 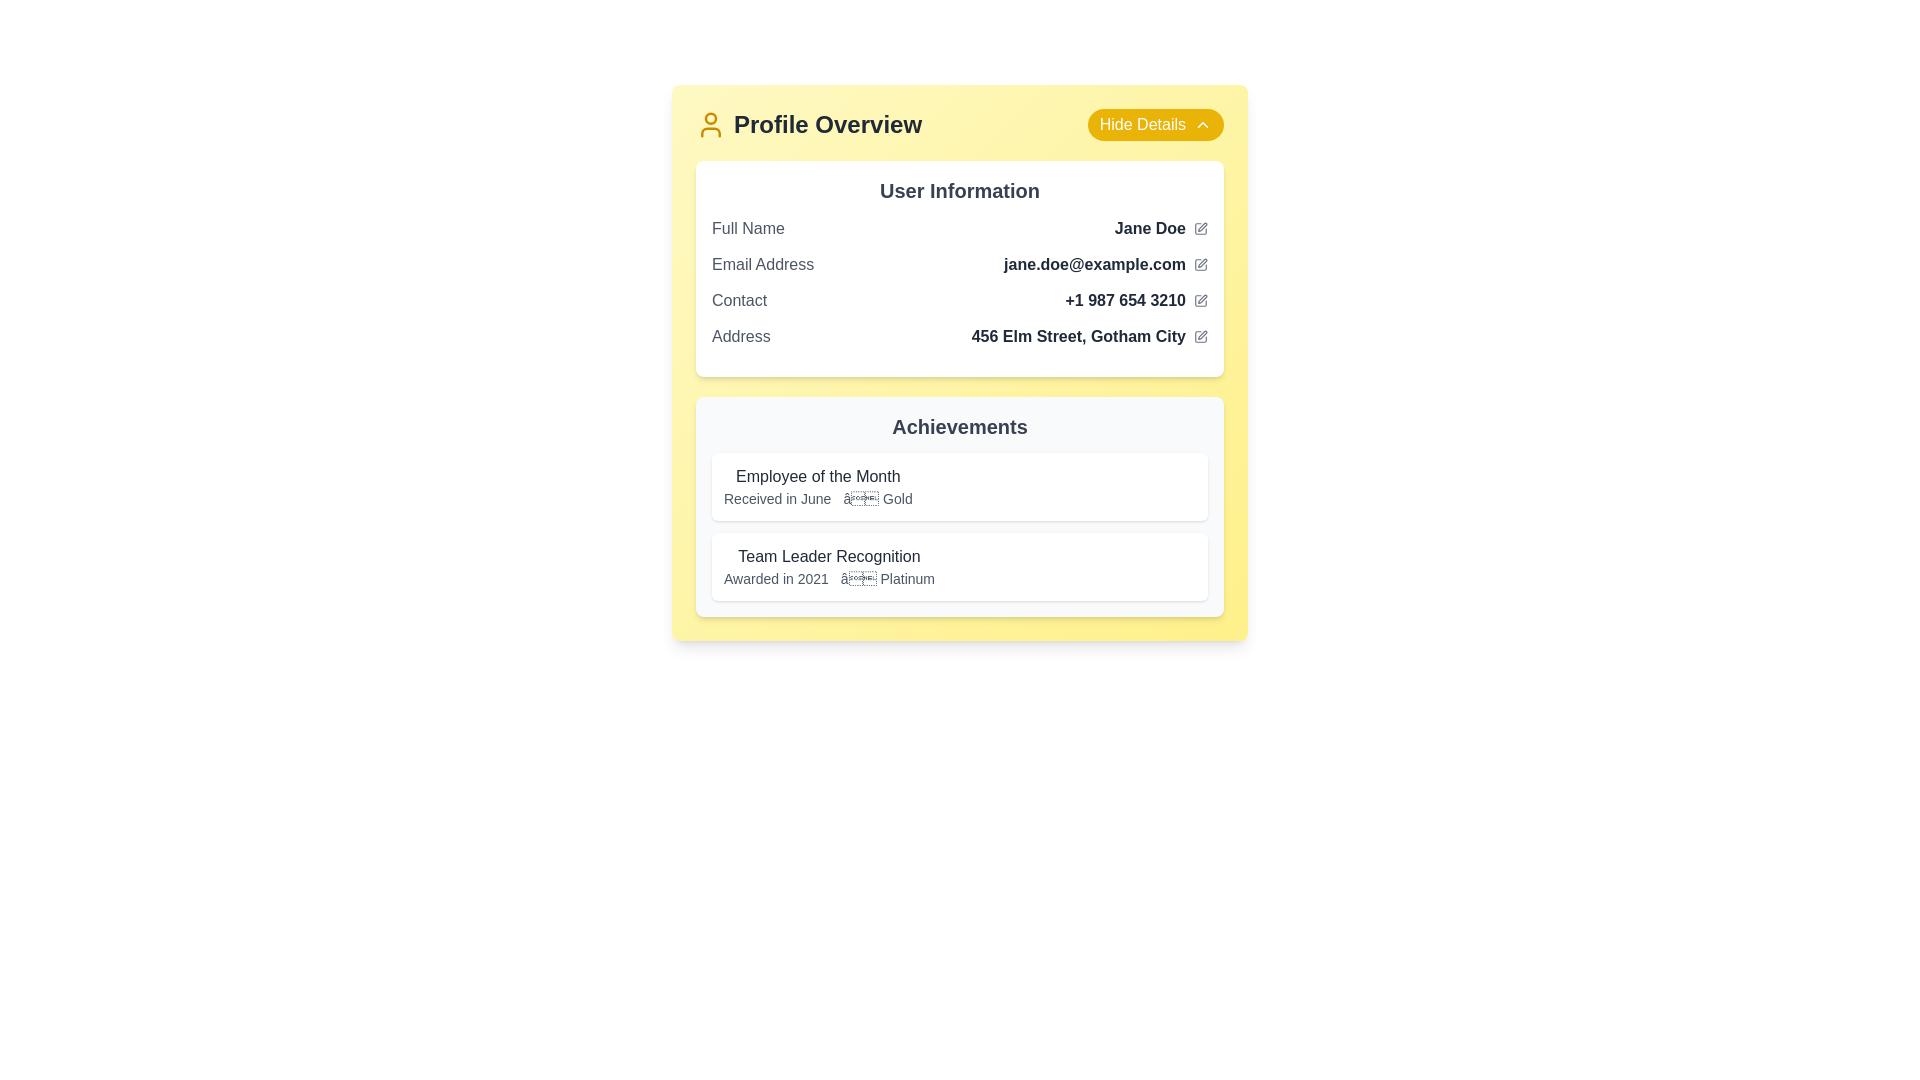 I want to click on the text label displaying '★ Platinum' which represents an achievement level in the 'Achievements' section of the profile interface, specifically associated with 'Team Leader Recognition', so click(x=887, y=578).